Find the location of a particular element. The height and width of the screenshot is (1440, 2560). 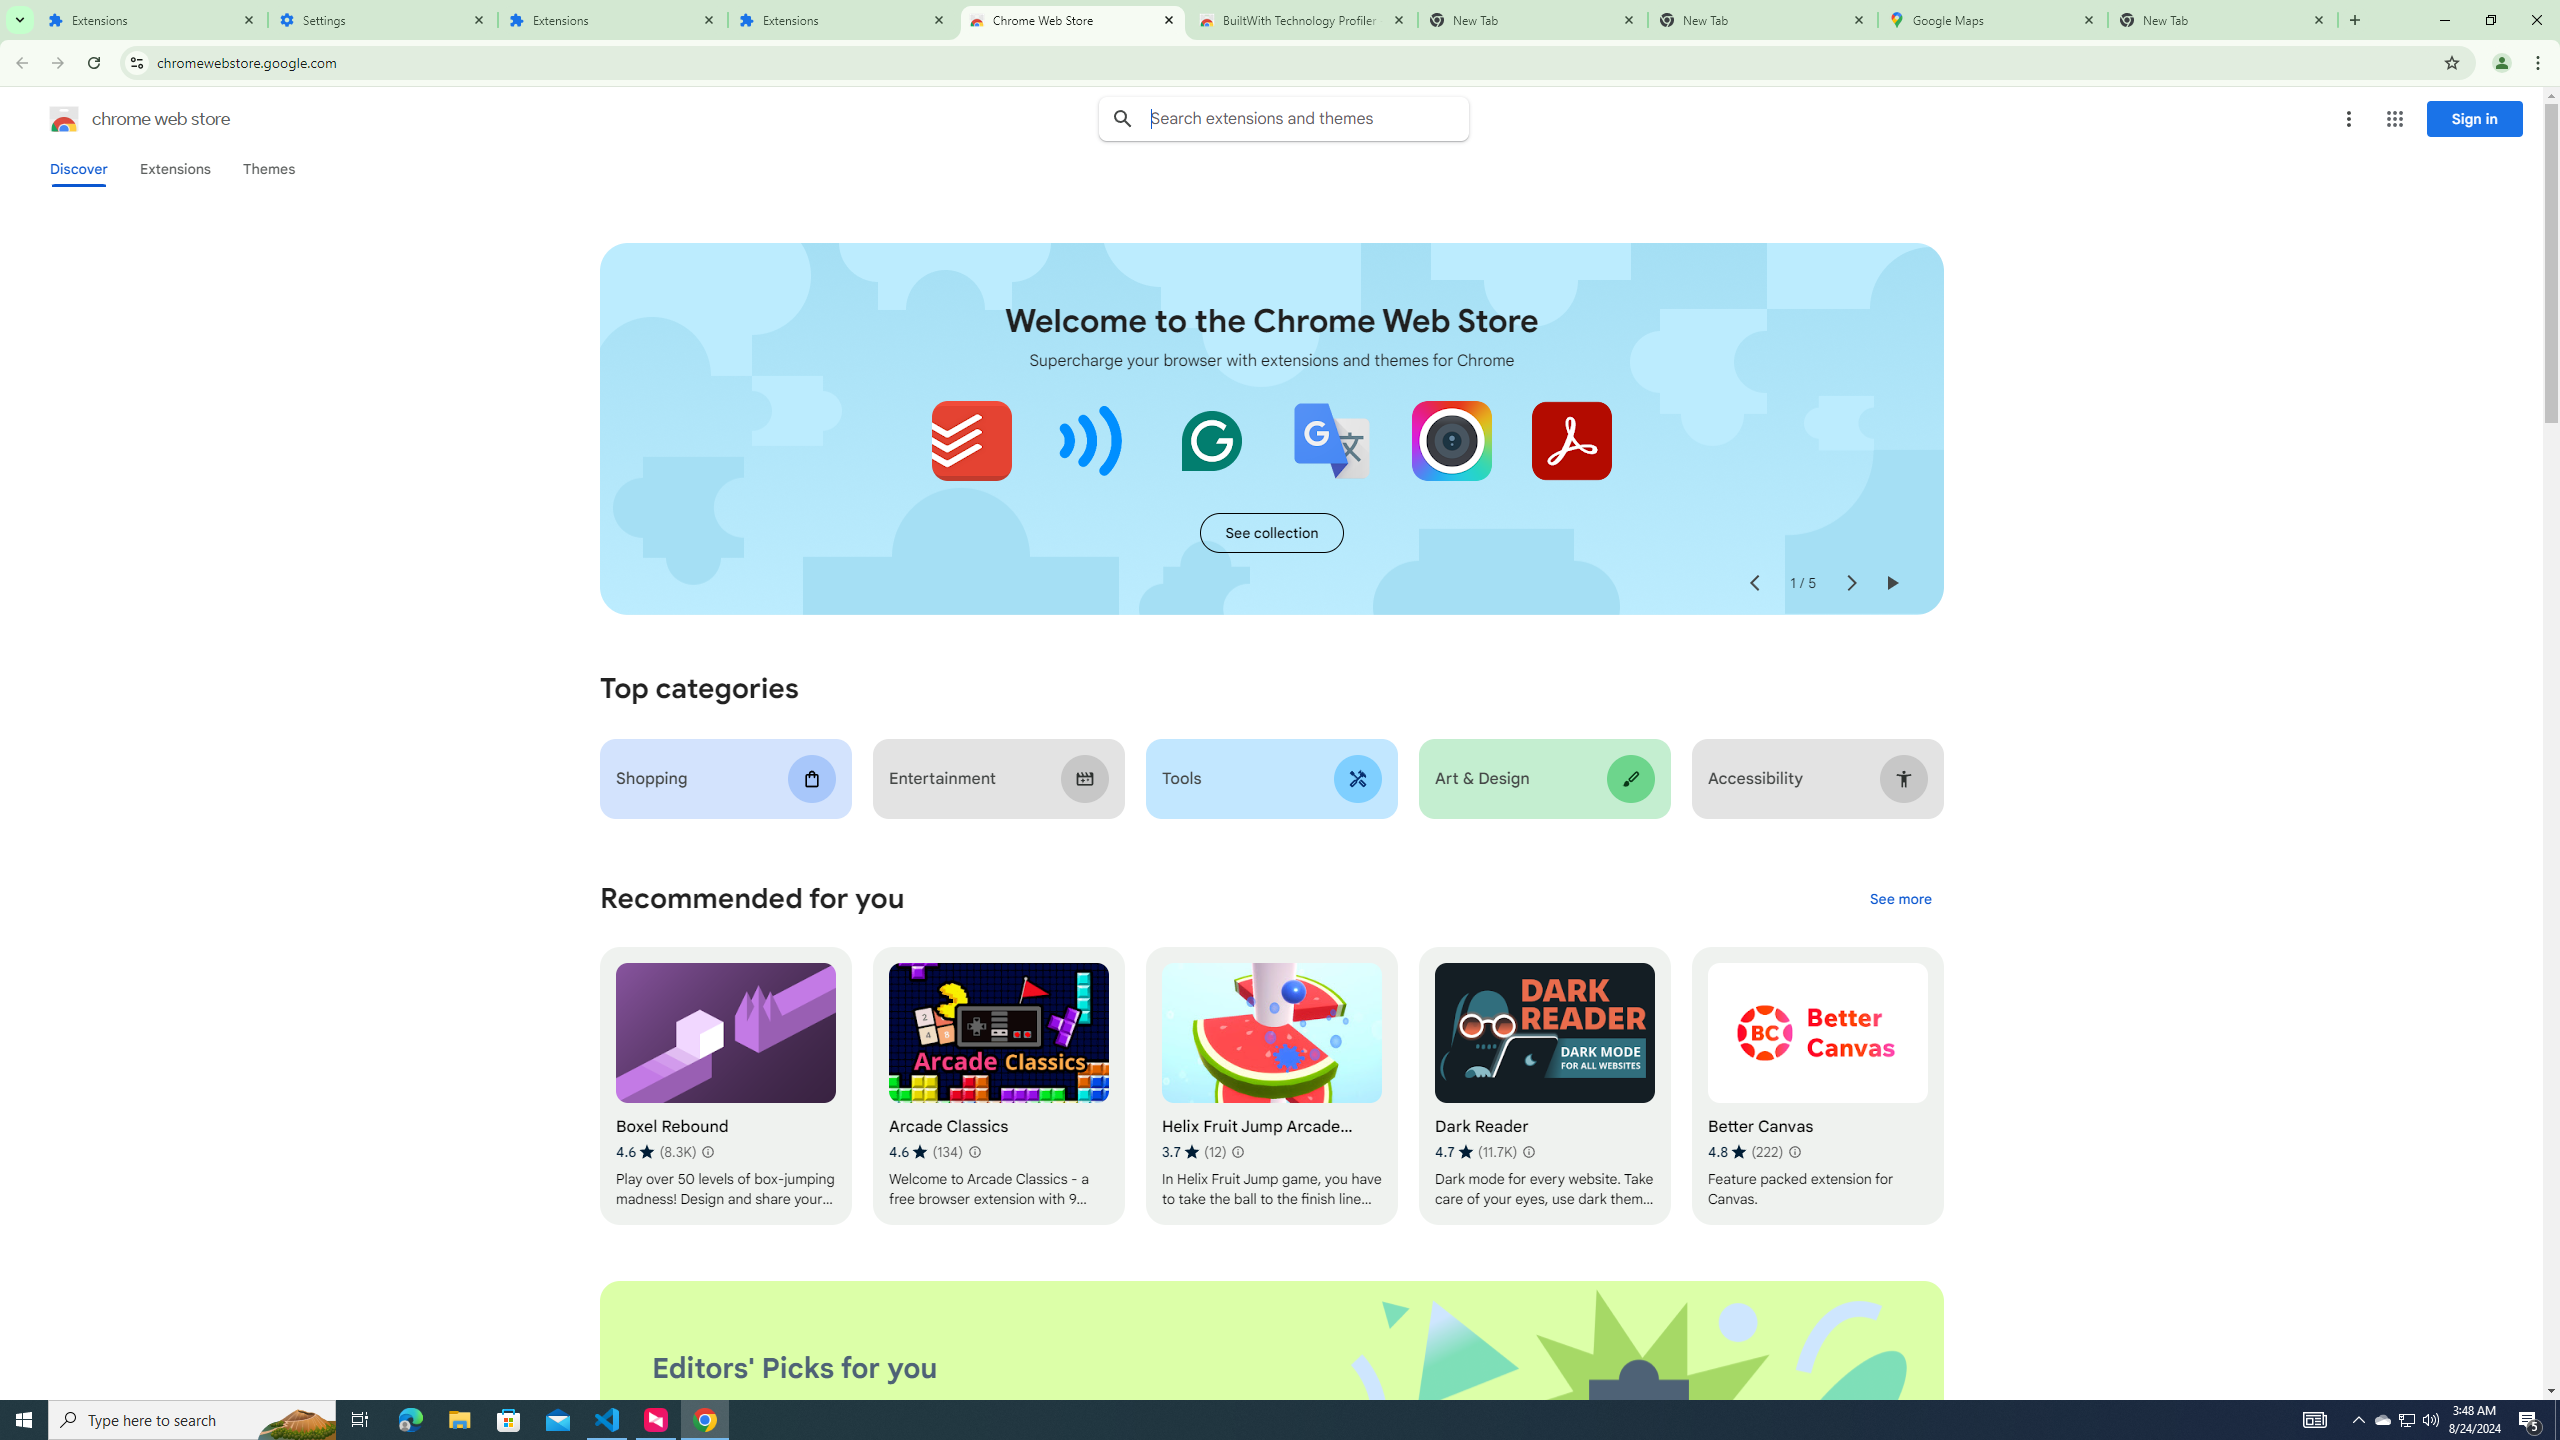

'Art & Design' is located at coordinates (1544, 778).